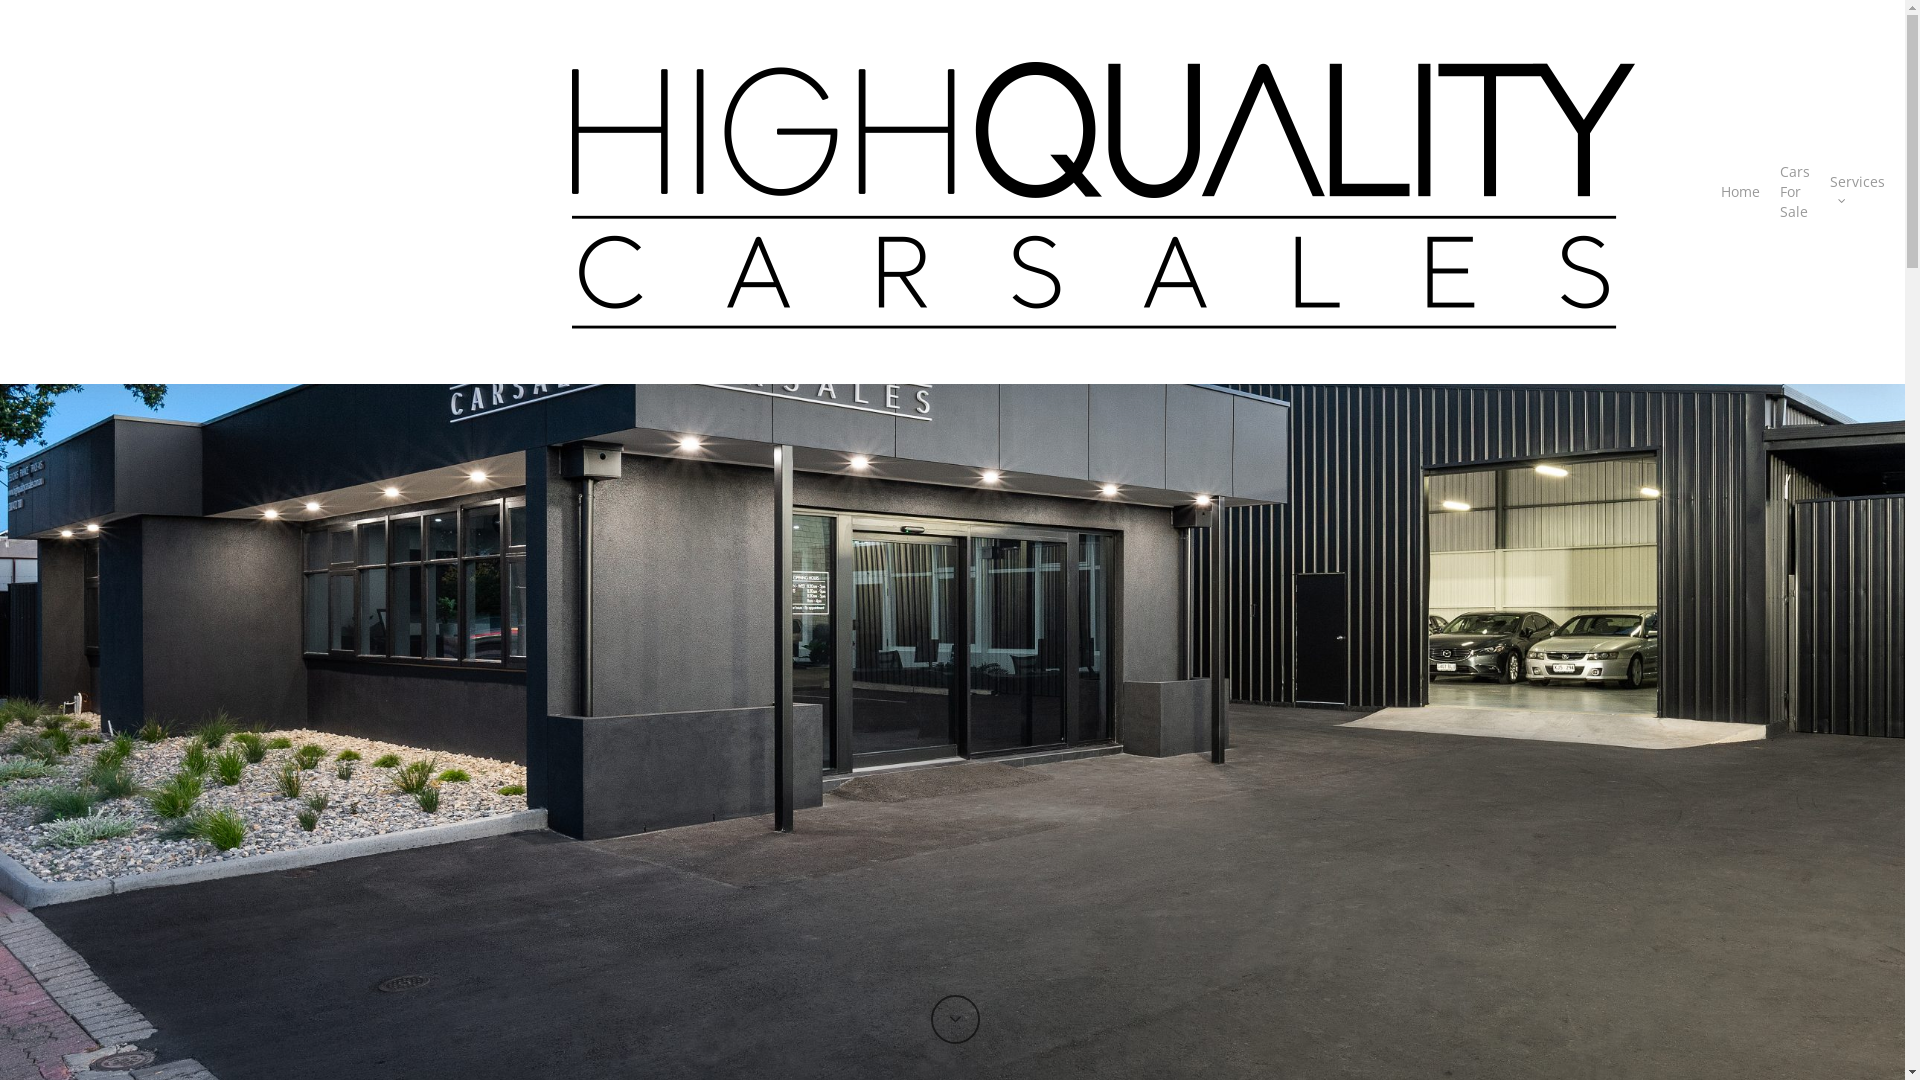 The width and height of the screenshot is (1920, 1080). I want to click on 'Home', so click(1739, 192).